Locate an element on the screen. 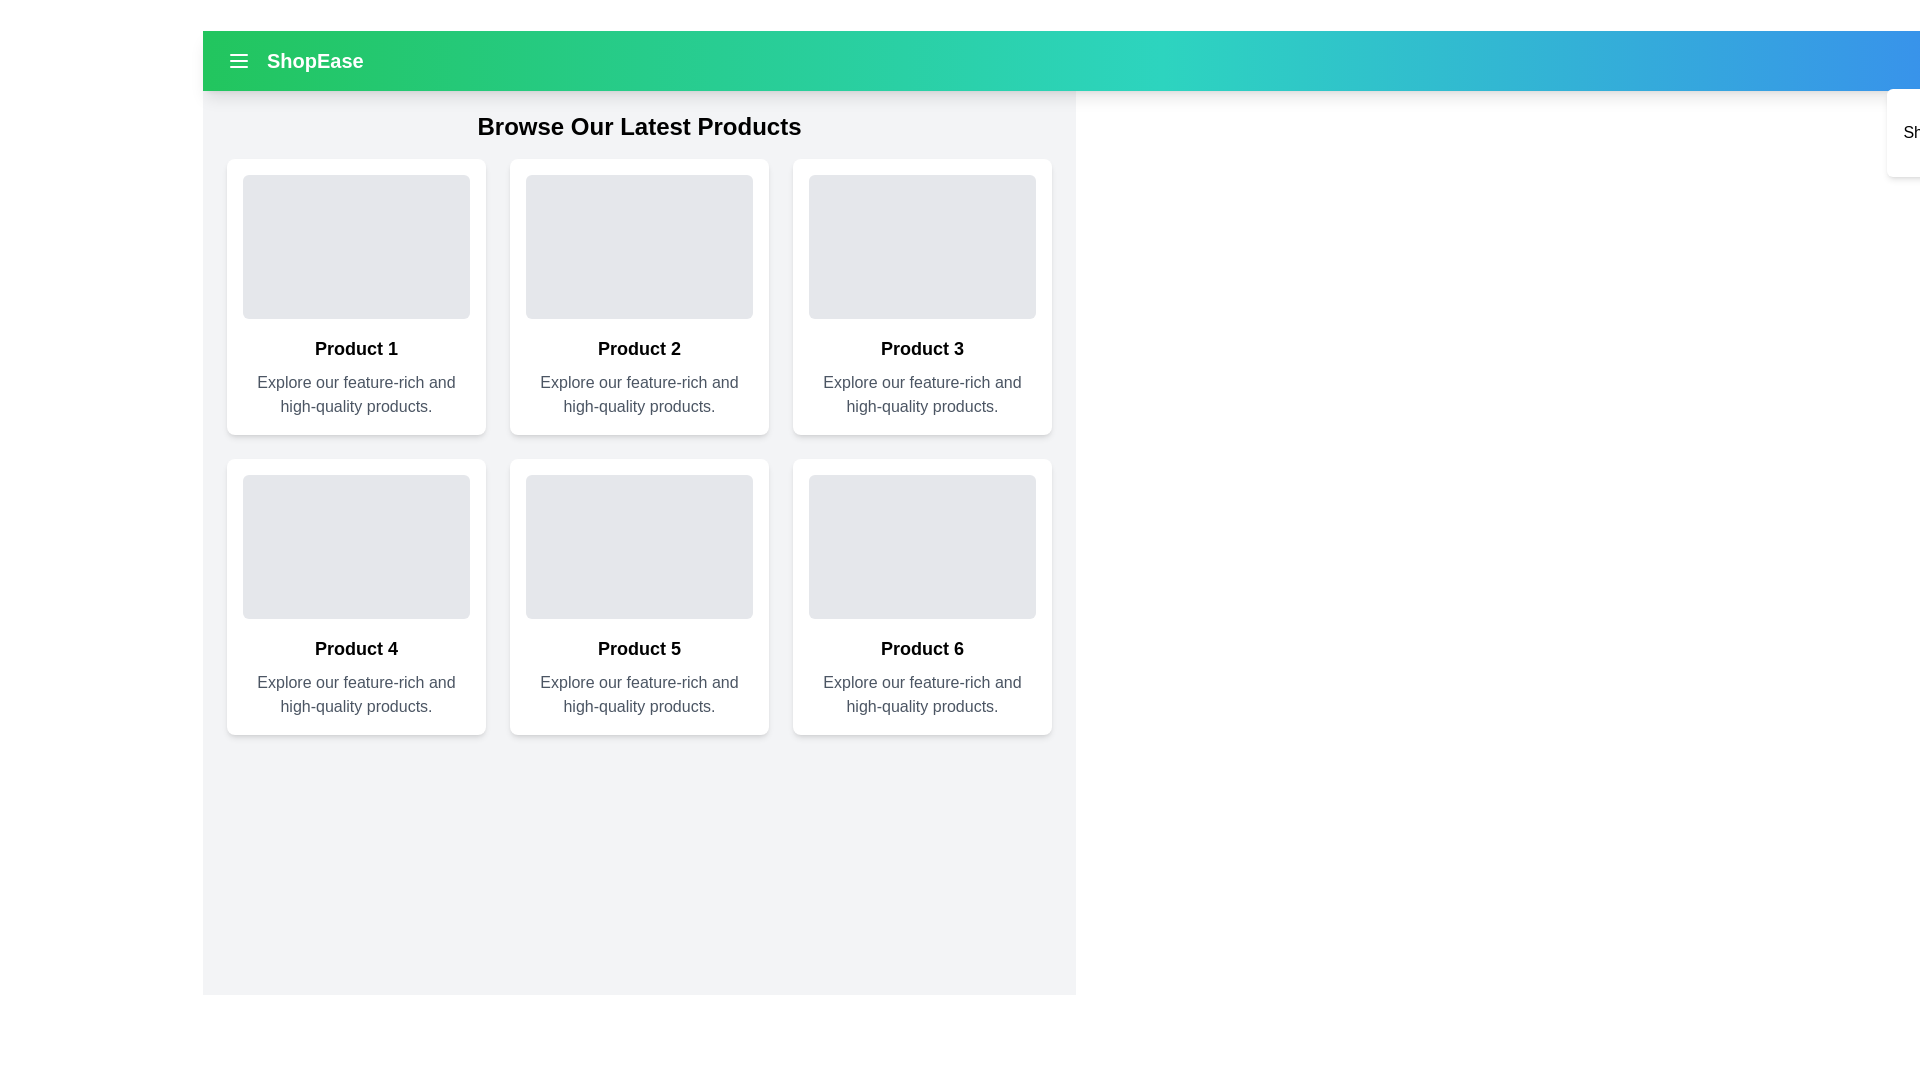 Image resolution: width=1920 pixels, height=1080 pixels. text content of the header element located at the top of the product grid is located at coordinates (638, 127).